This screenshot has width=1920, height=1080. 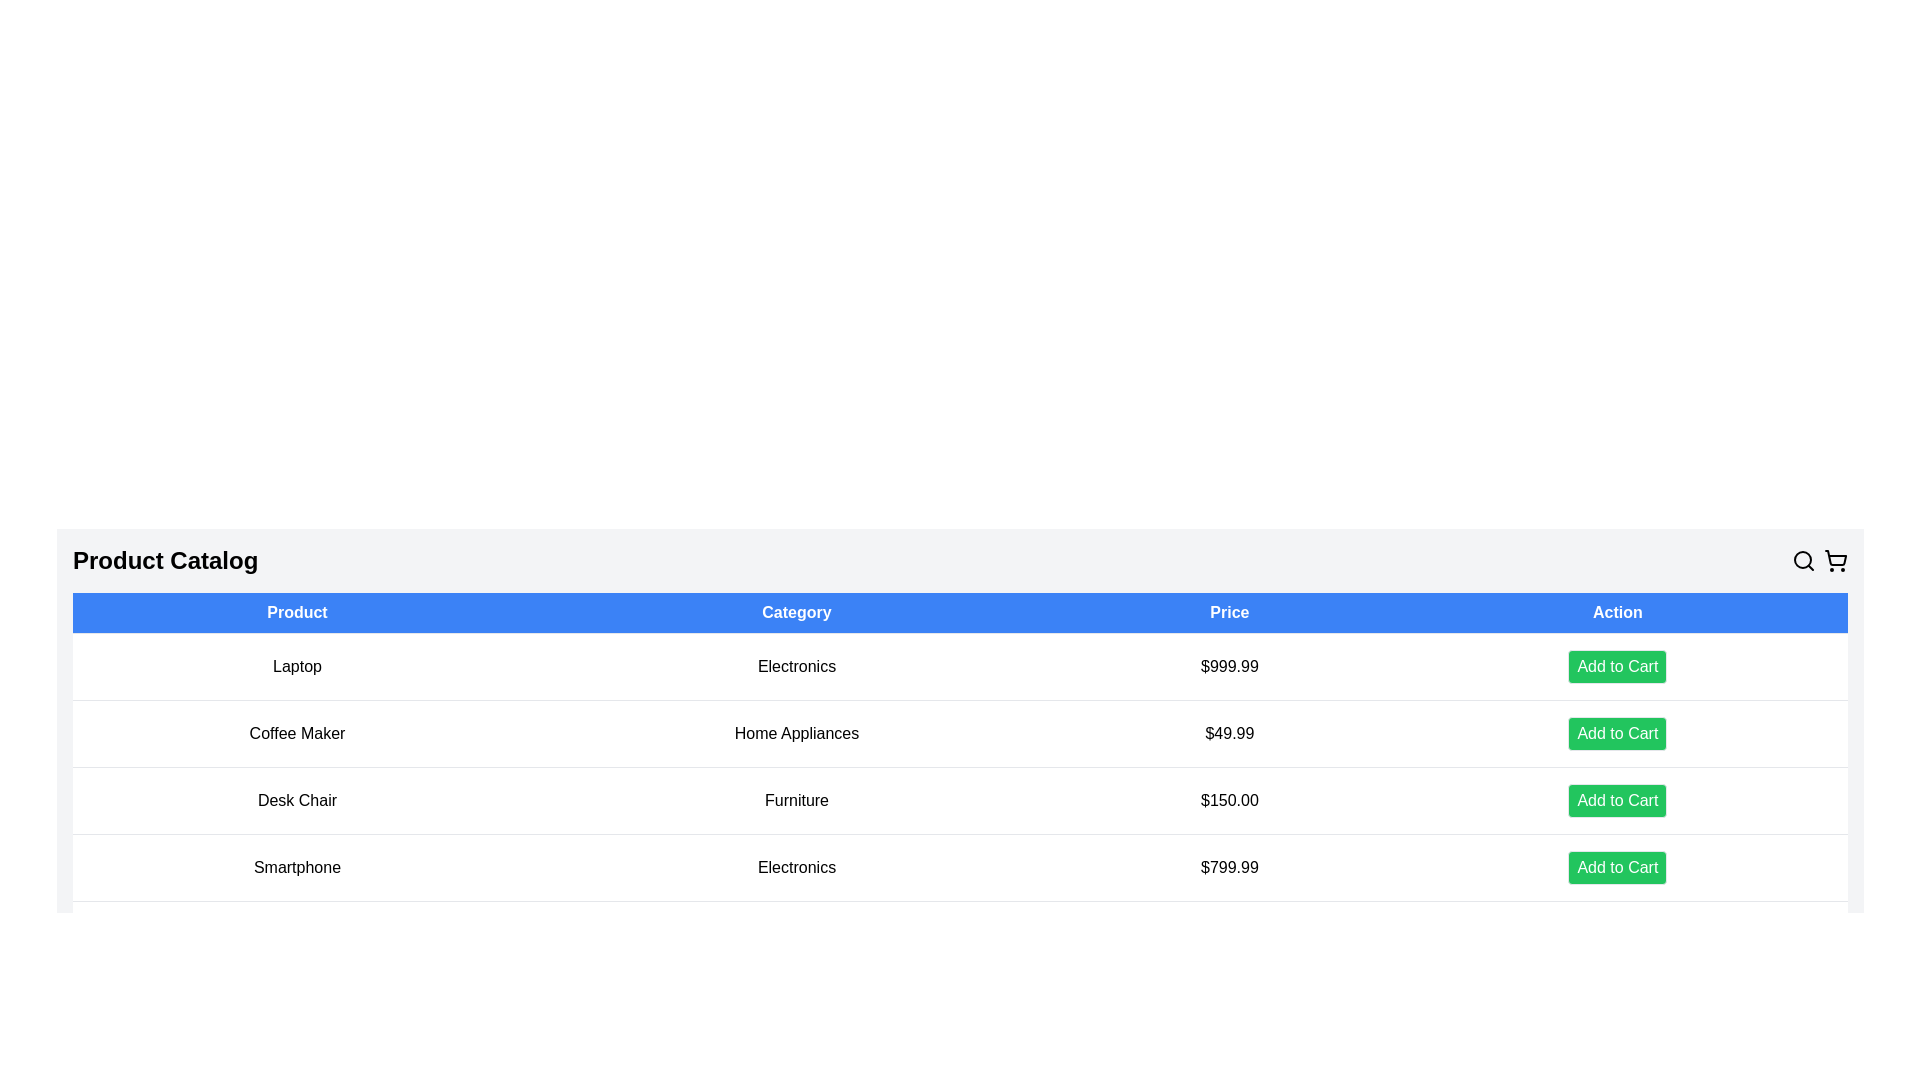 What do you see at coordinates (1617, 800) in the screenshot?
I see `the third 'Add to Cart' button in the product catalog table for the Desk Chair` at bounding box center [1617, 800].